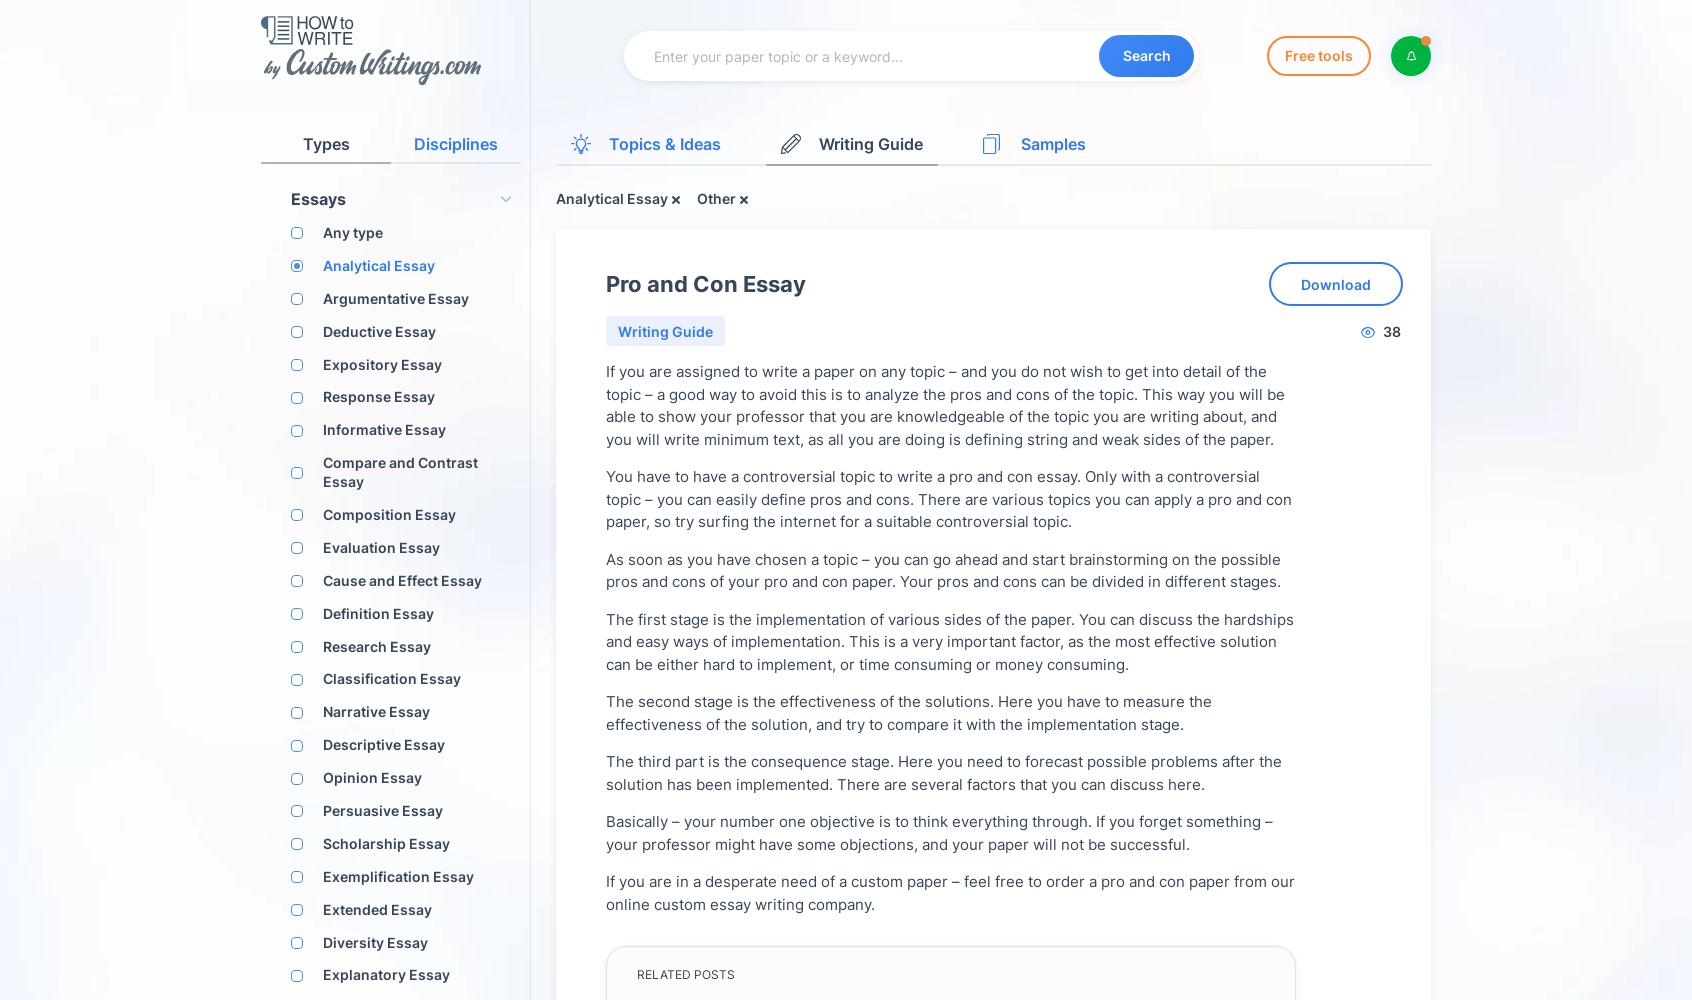  What do you see at coordinates (1335, 283) in the screenshot?
I see `'Download'` at bounding box center [1335, 283].